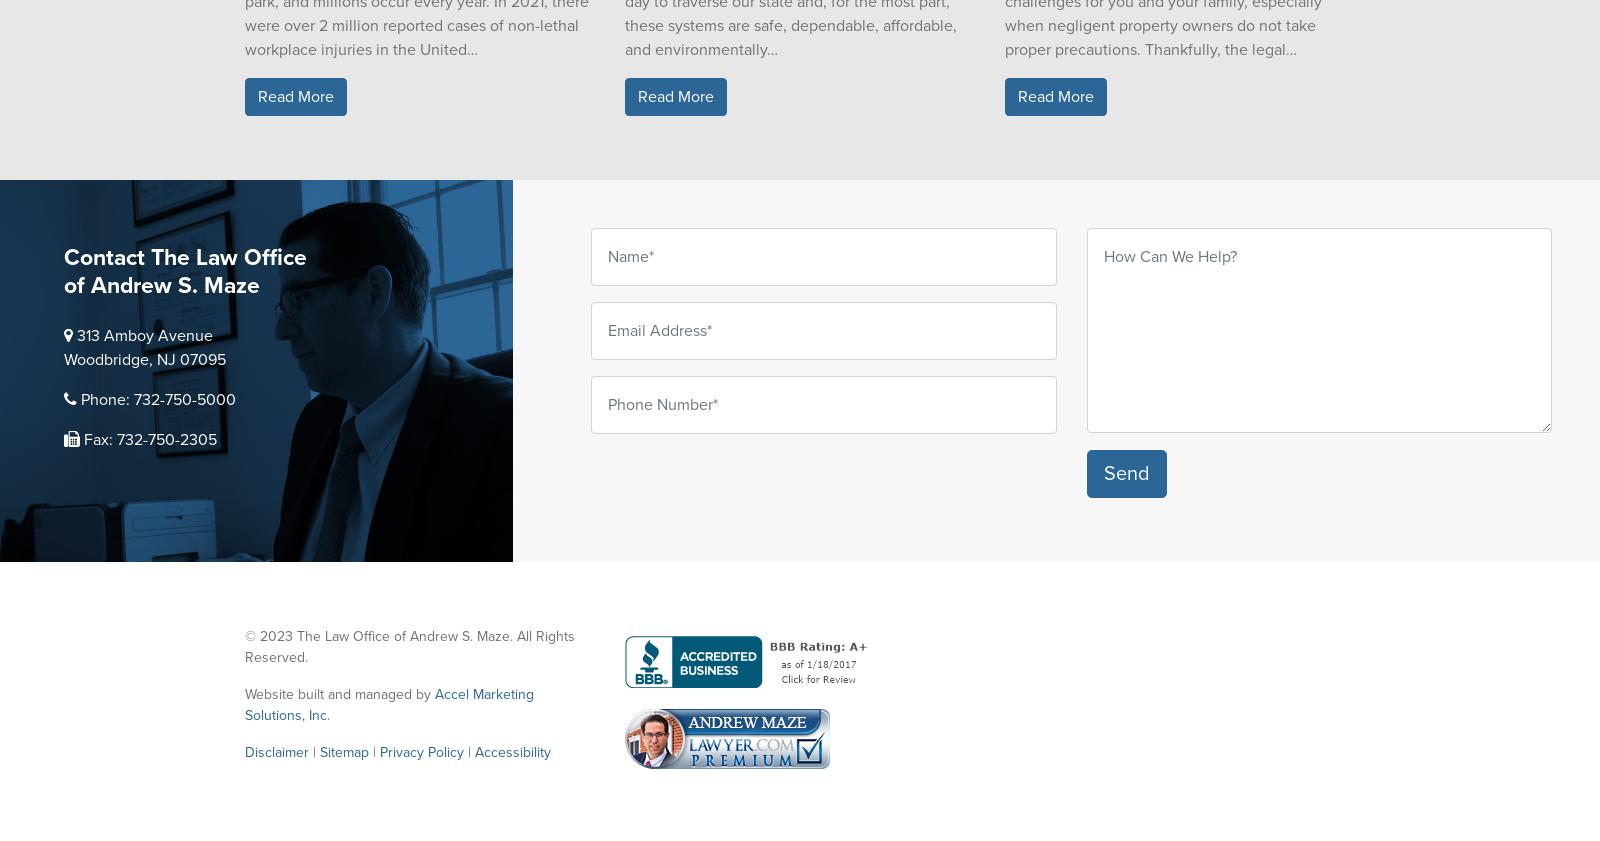 The image size is (1600, 841). I want to click on 'Disclaimer', so click(276, 752).